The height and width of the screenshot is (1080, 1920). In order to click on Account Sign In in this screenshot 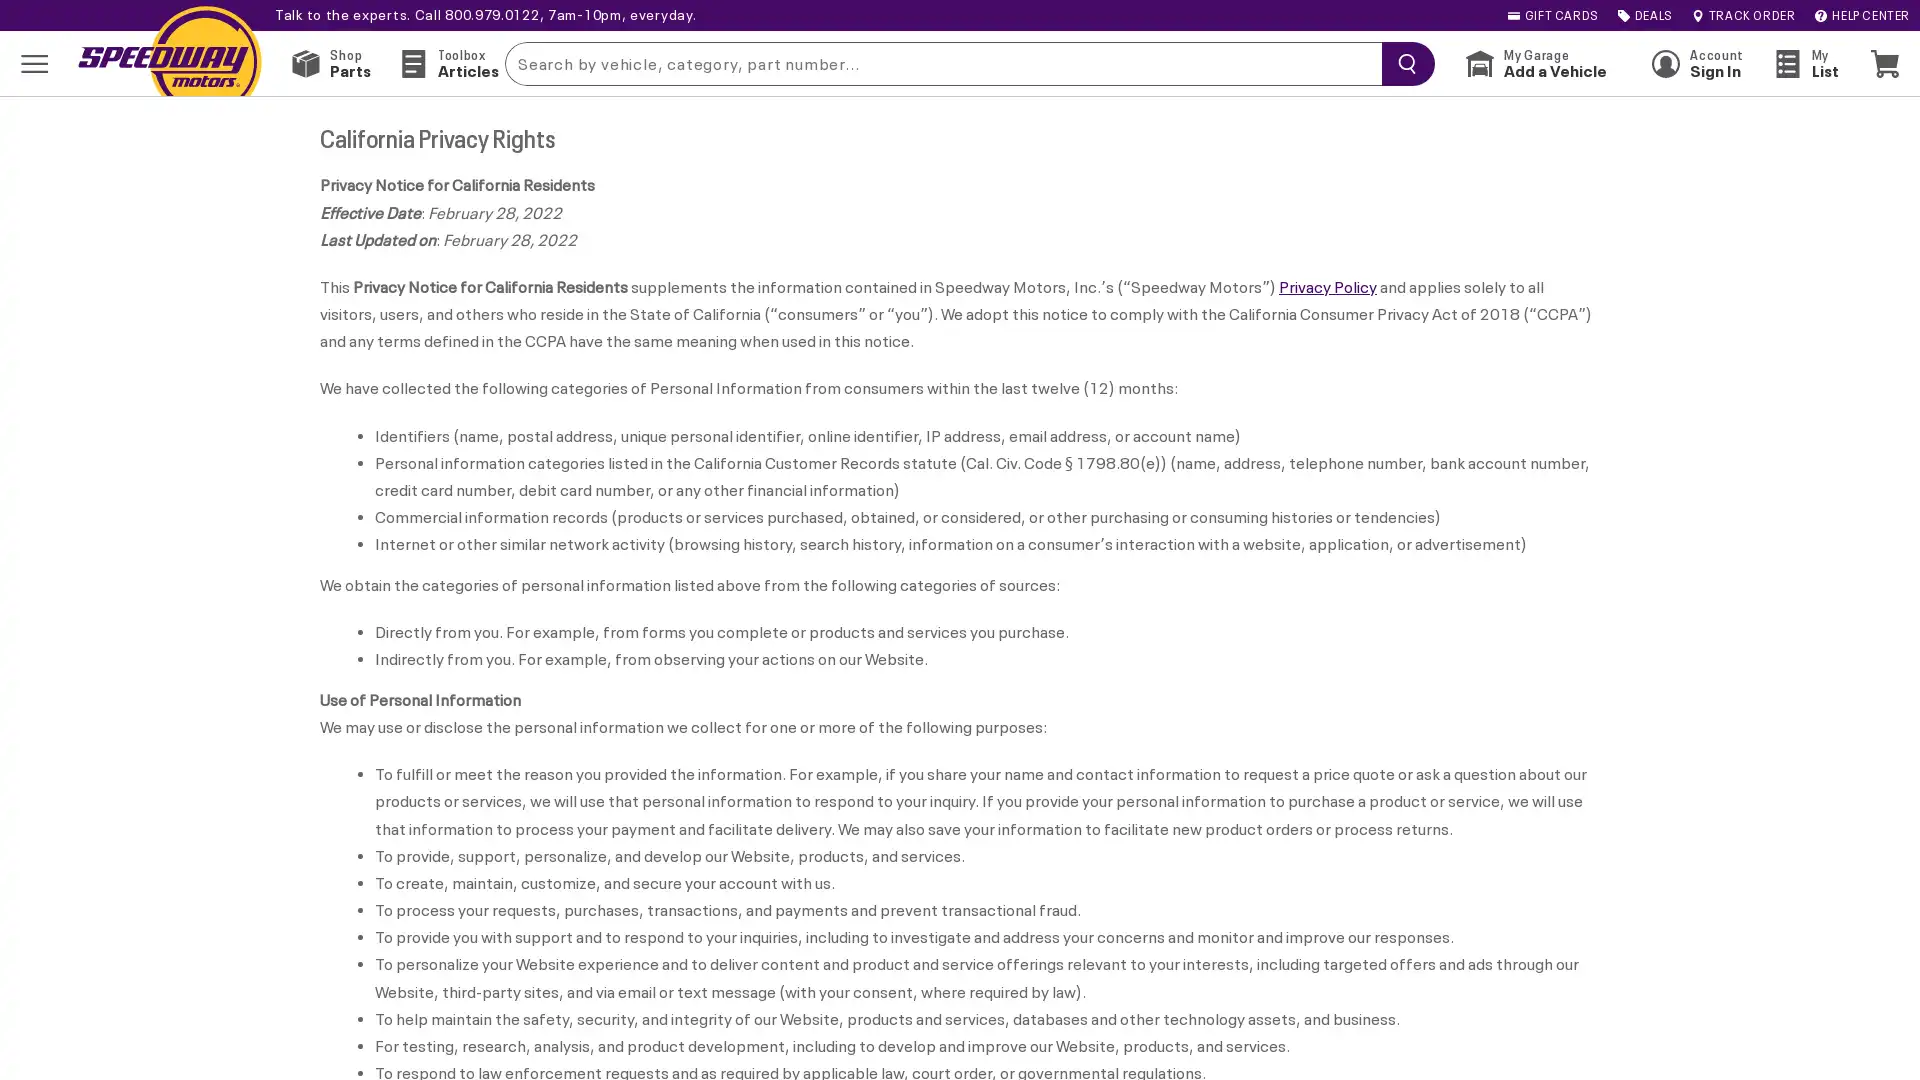, I will do `click(1696, 62)`.